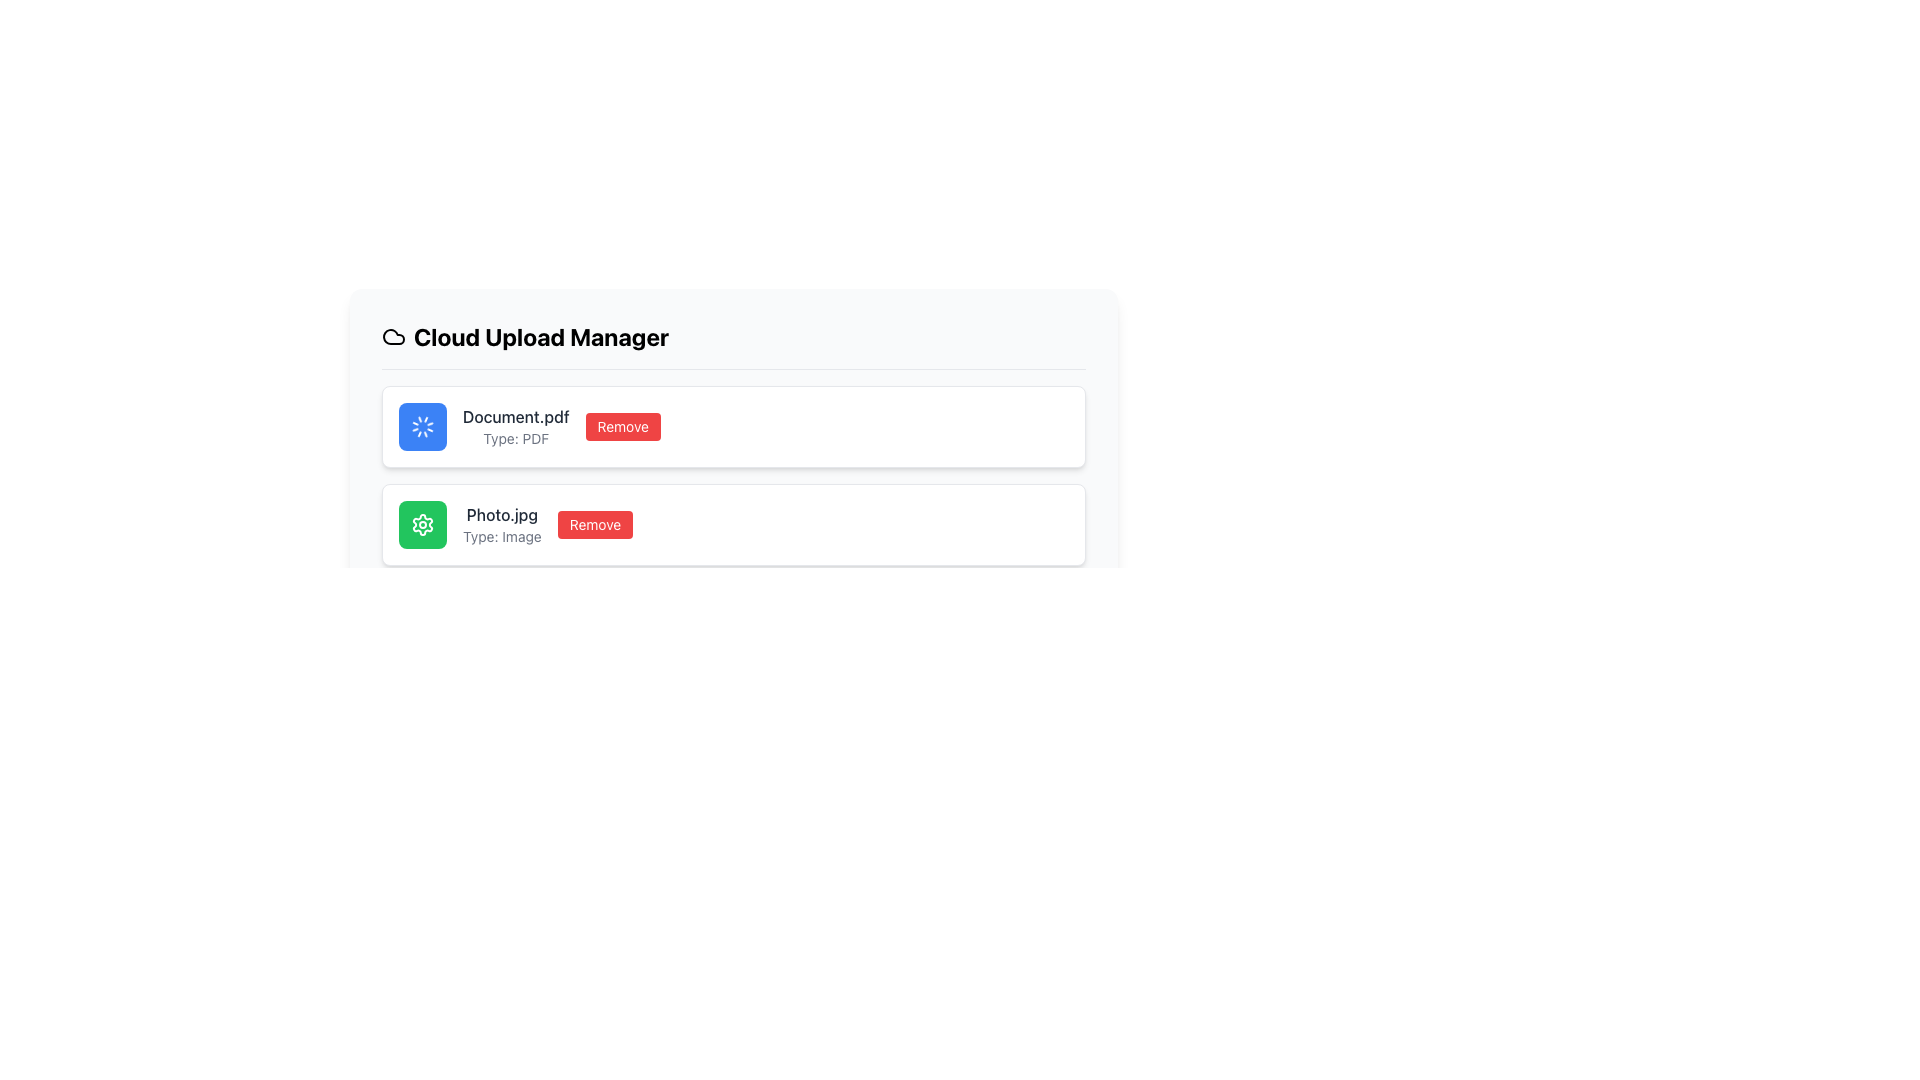  Describe the element at coordinates (516, 426) in the screenshot. I see `the text display component showing 'Document.pdf' with metadata 'Type: PDF' in the first card of the file list` at that location.